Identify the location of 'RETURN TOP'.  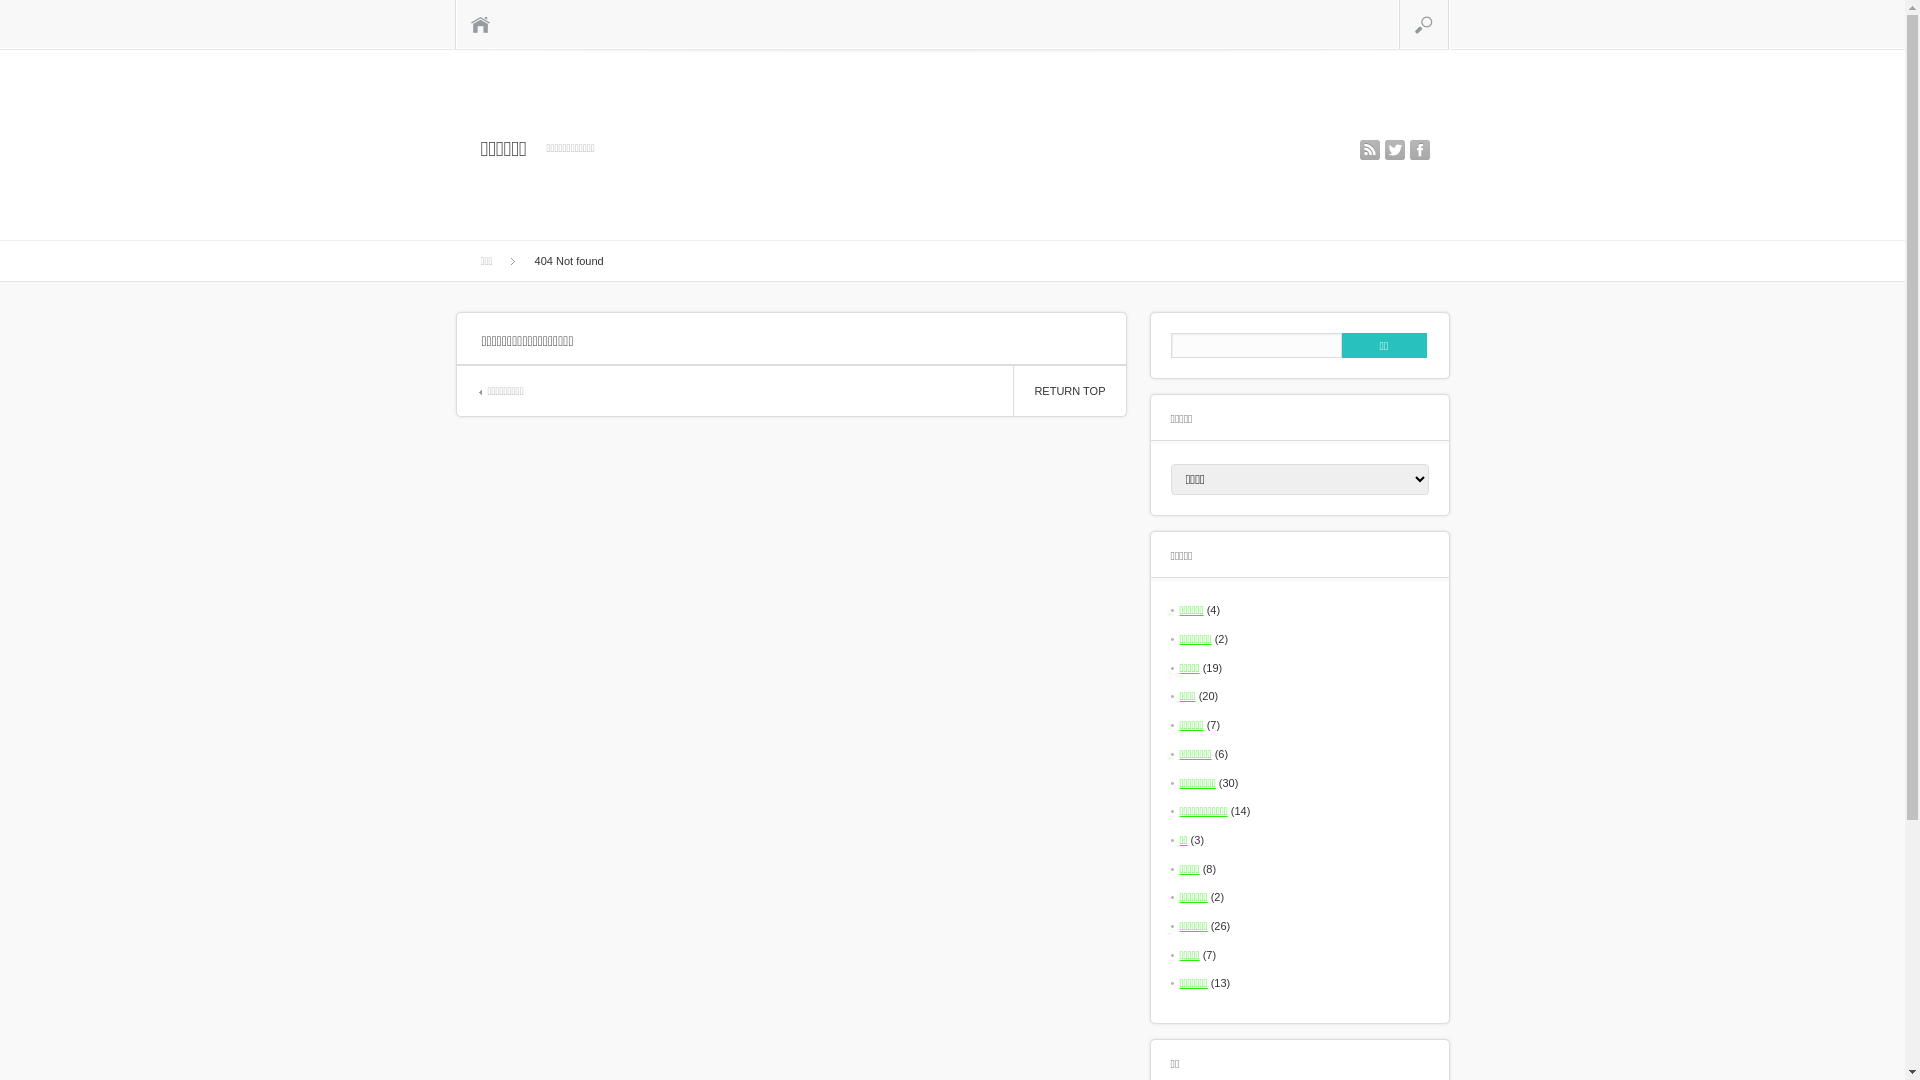
(1068, 390).